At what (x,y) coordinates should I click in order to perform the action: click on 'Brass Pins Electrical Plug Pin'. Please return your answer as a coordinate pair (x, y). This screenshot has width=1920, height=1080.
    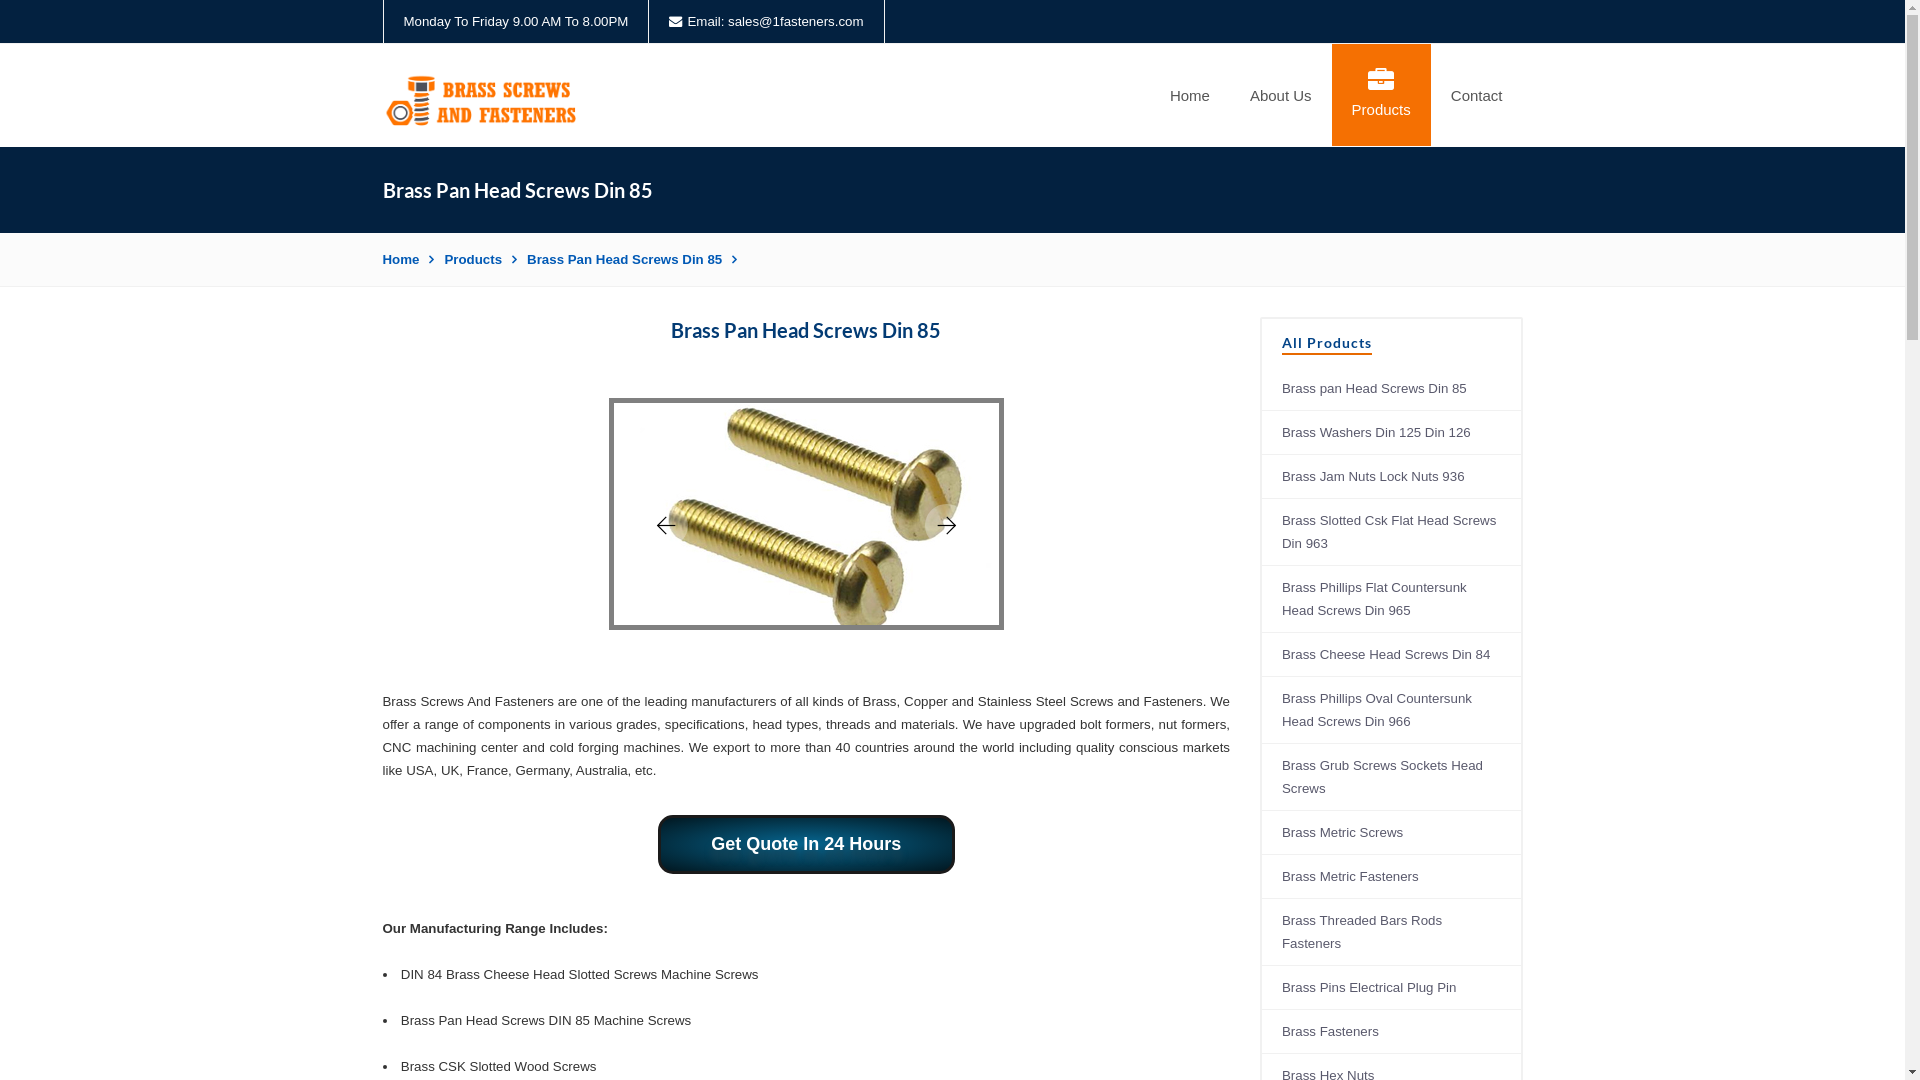
    Looking at the image, I should click on (1390, 986).